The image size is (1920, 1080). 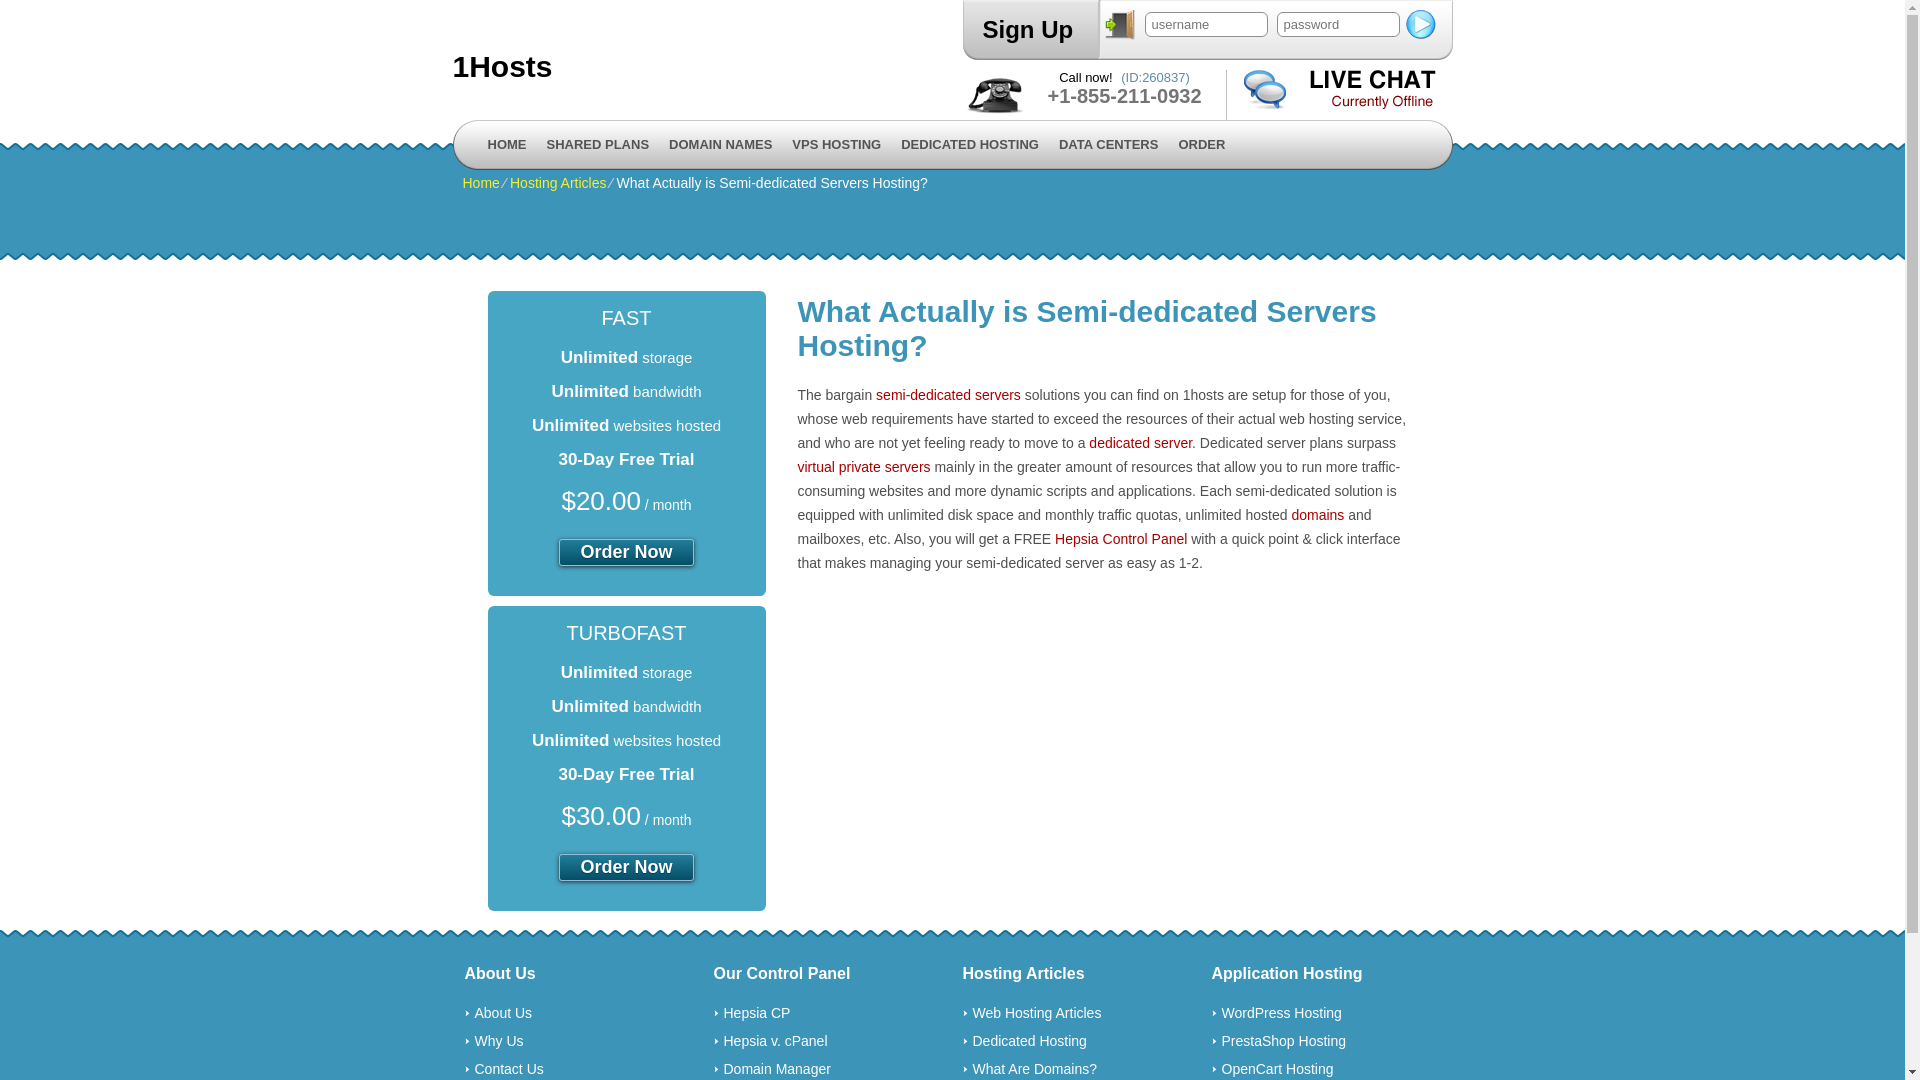 What do you see at coordinates (503, 1013) in the screenshot?
I see `'About Us'` at bounding box center [503, 1013].